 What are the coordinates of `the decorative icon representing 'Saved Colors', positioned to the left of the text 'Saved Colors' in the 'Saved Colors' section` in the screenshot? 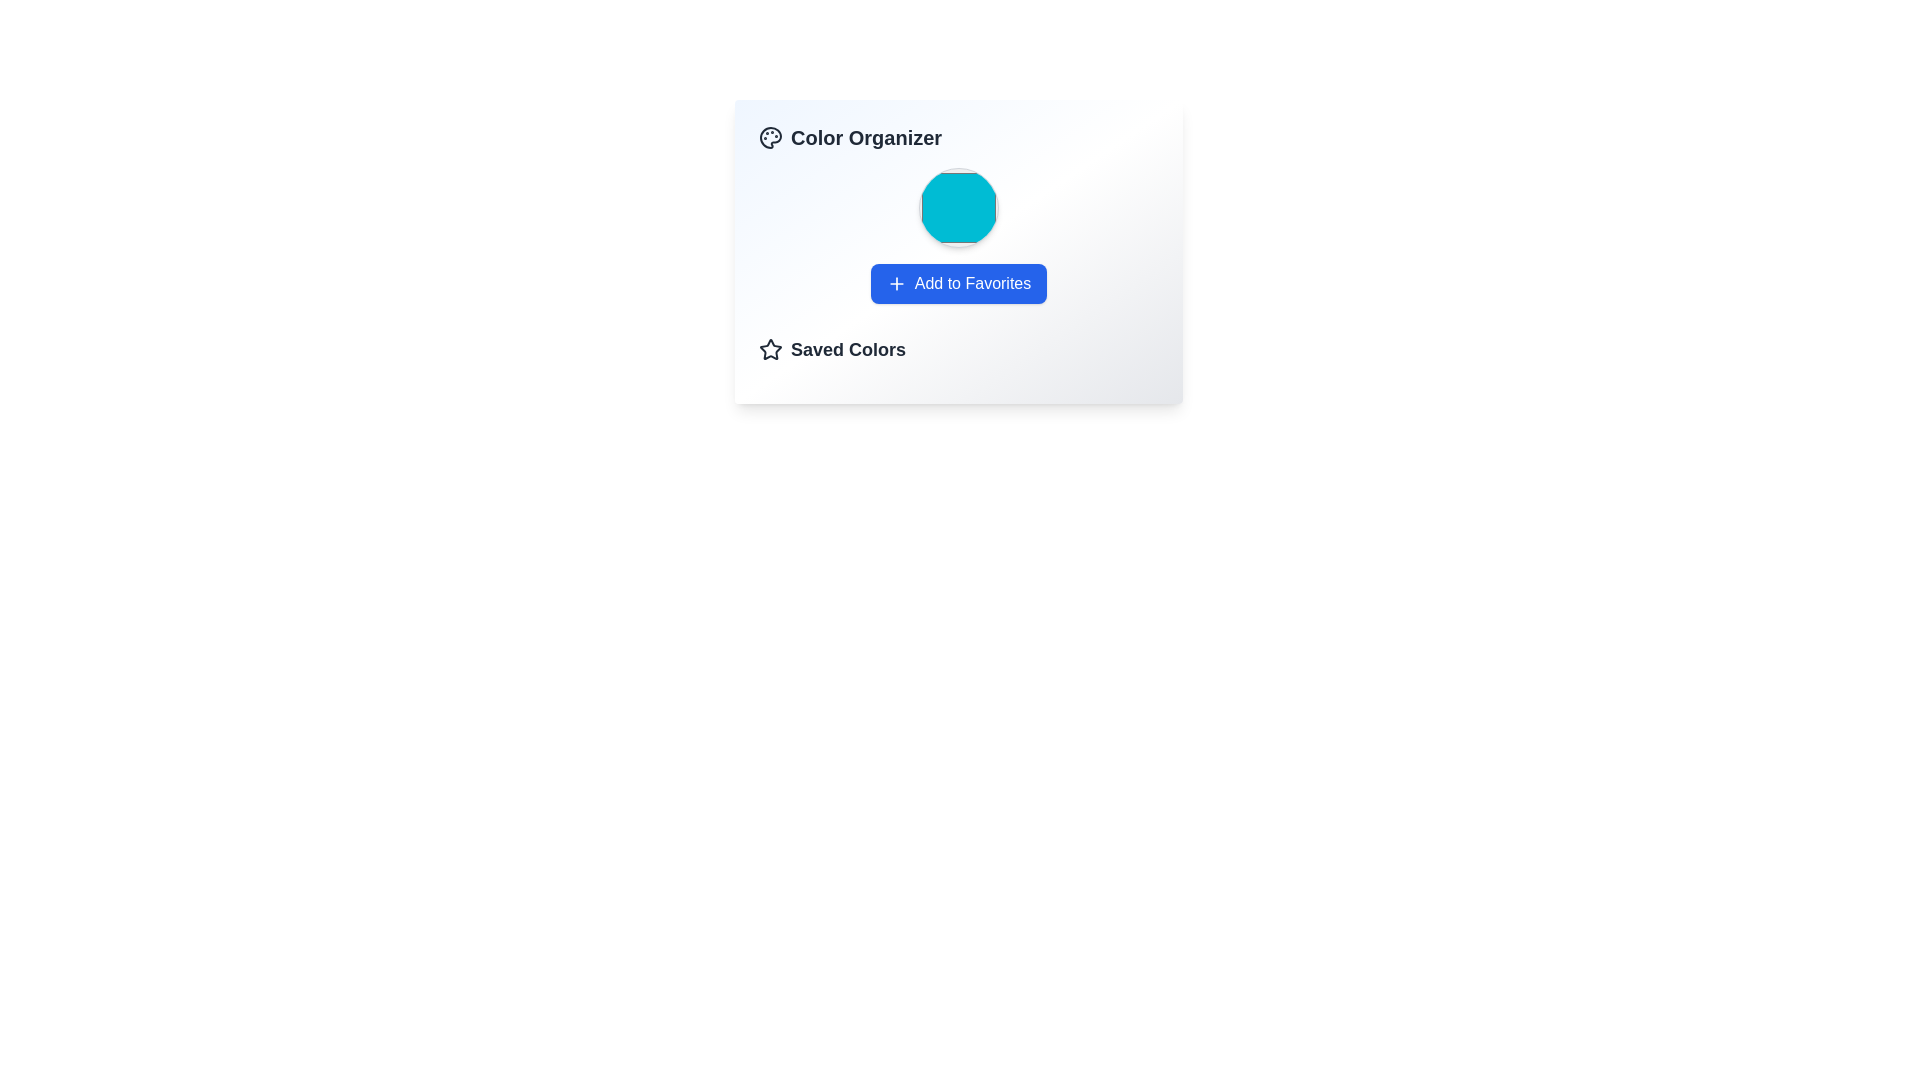 It's located at (770, 349).